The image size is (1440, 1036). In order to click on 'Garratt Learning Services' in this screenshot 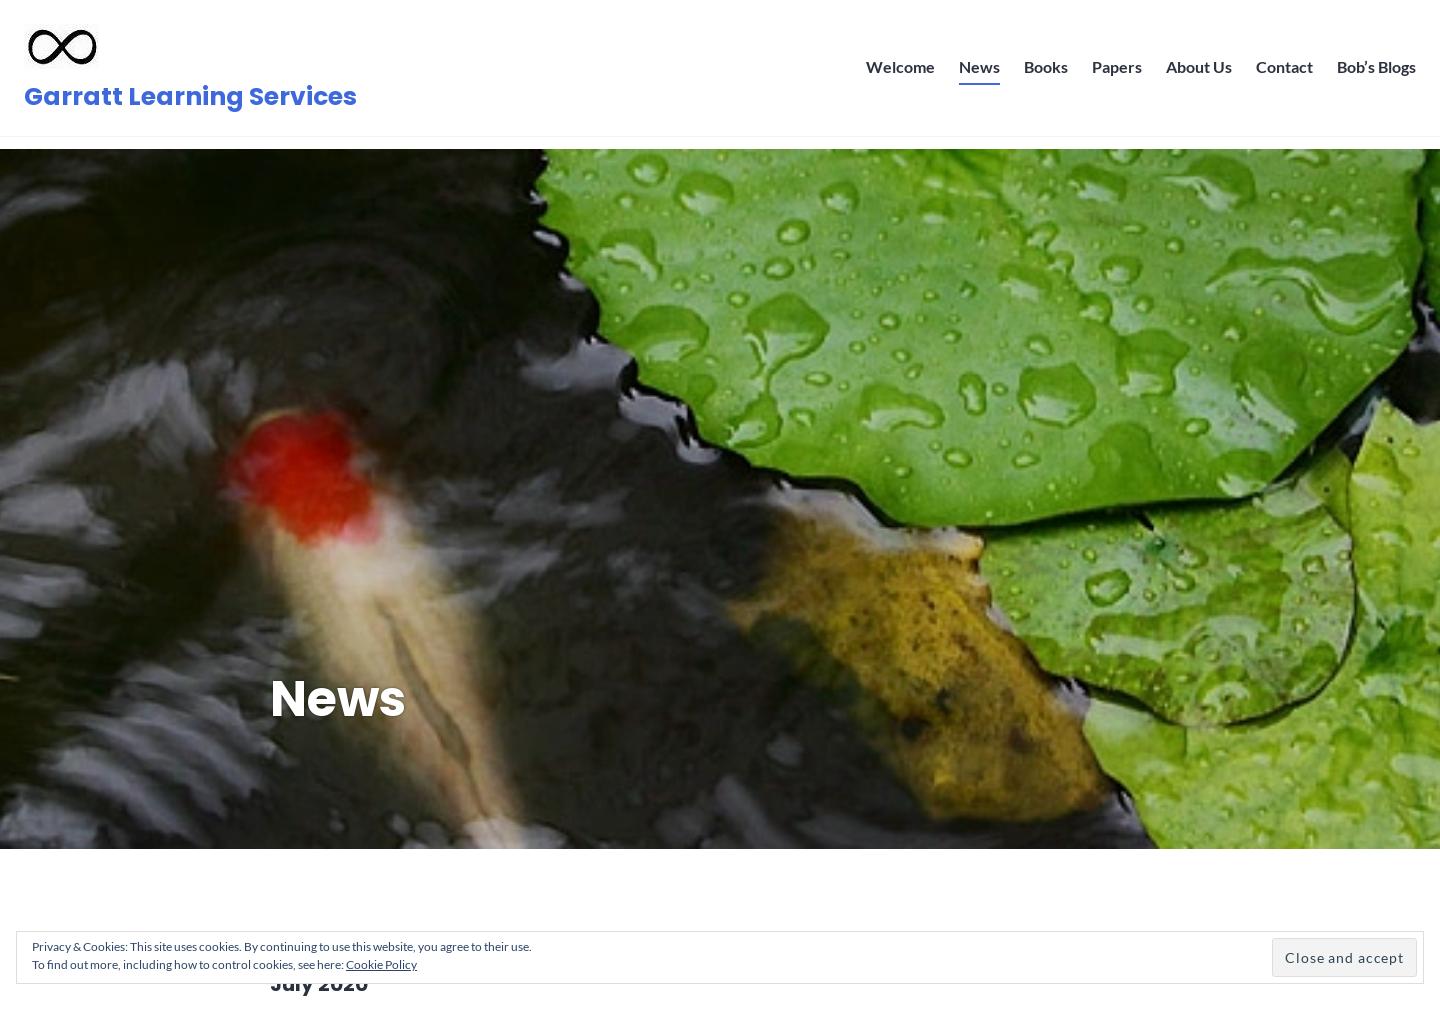, I will do `click(28, 101)`.